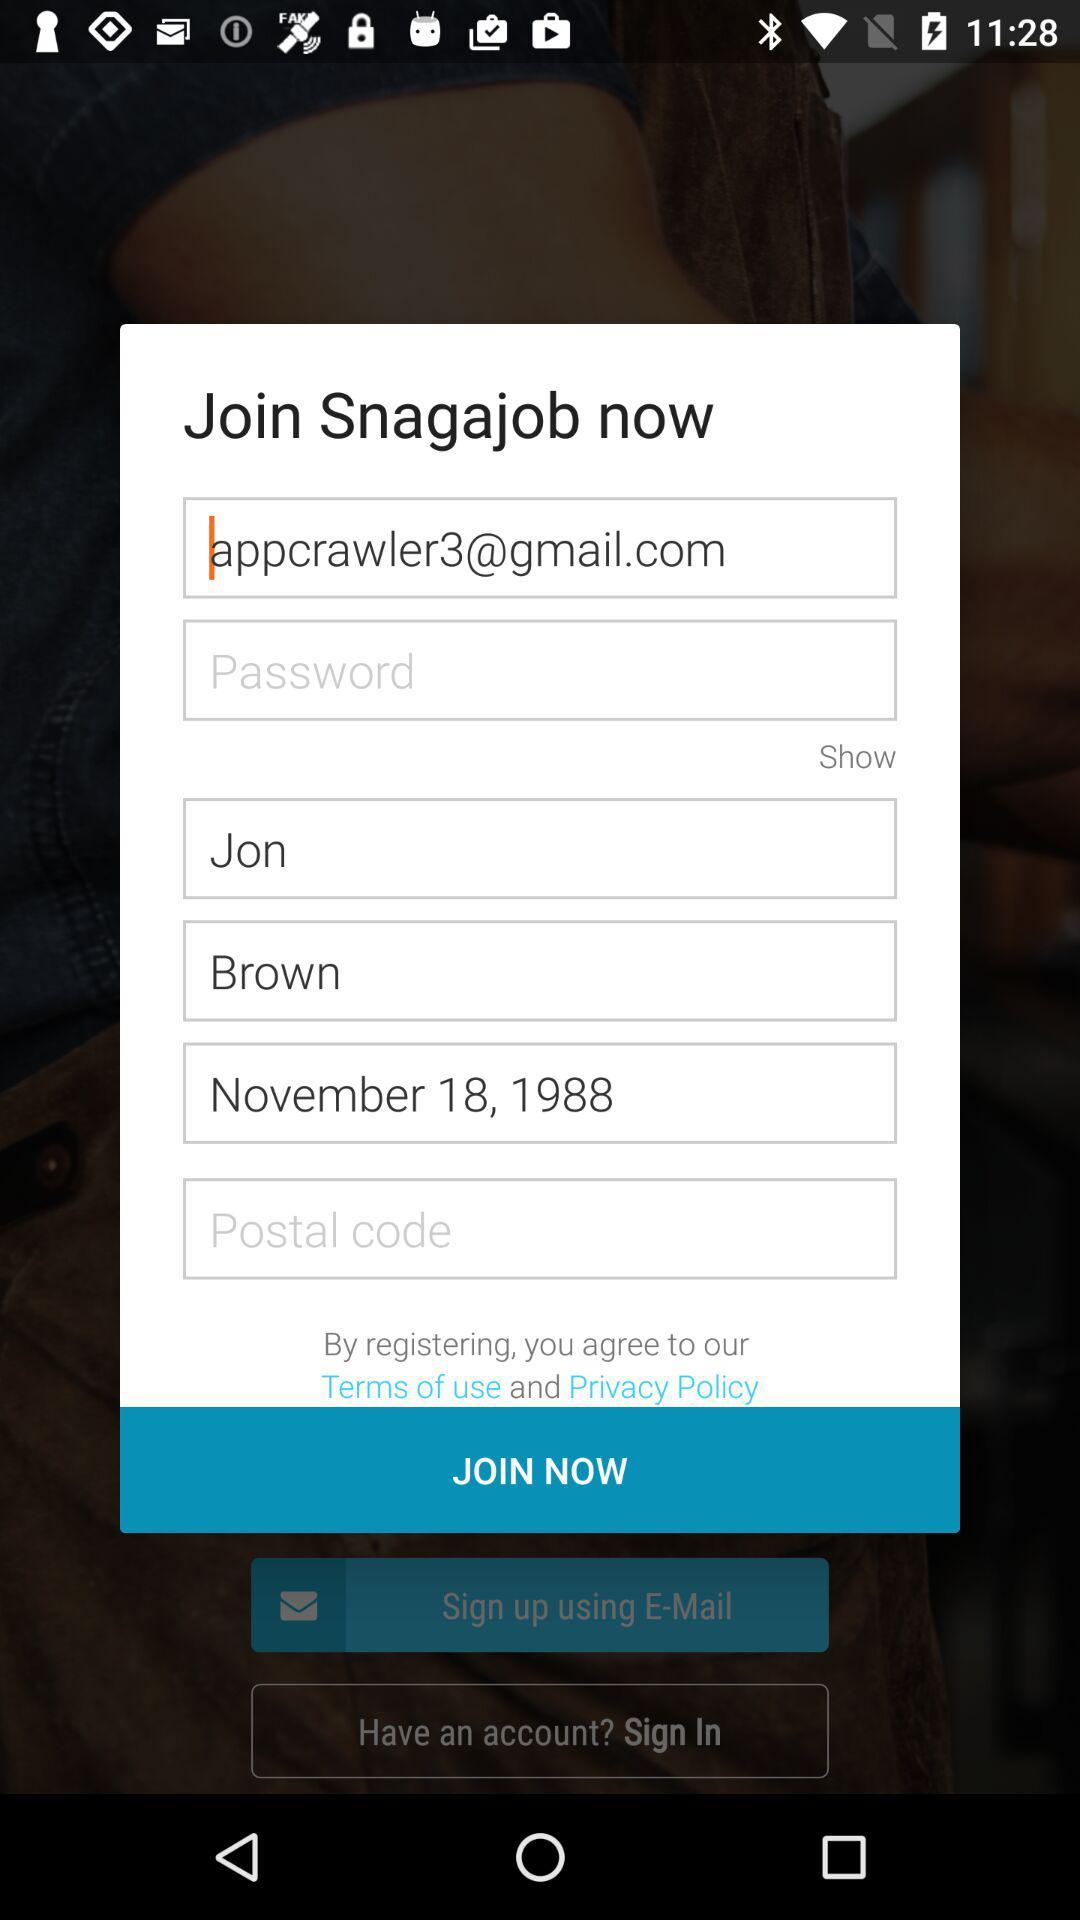 This screenshot has width=1080, height=1920. I want to click on date of birth, so click(540, 1092).